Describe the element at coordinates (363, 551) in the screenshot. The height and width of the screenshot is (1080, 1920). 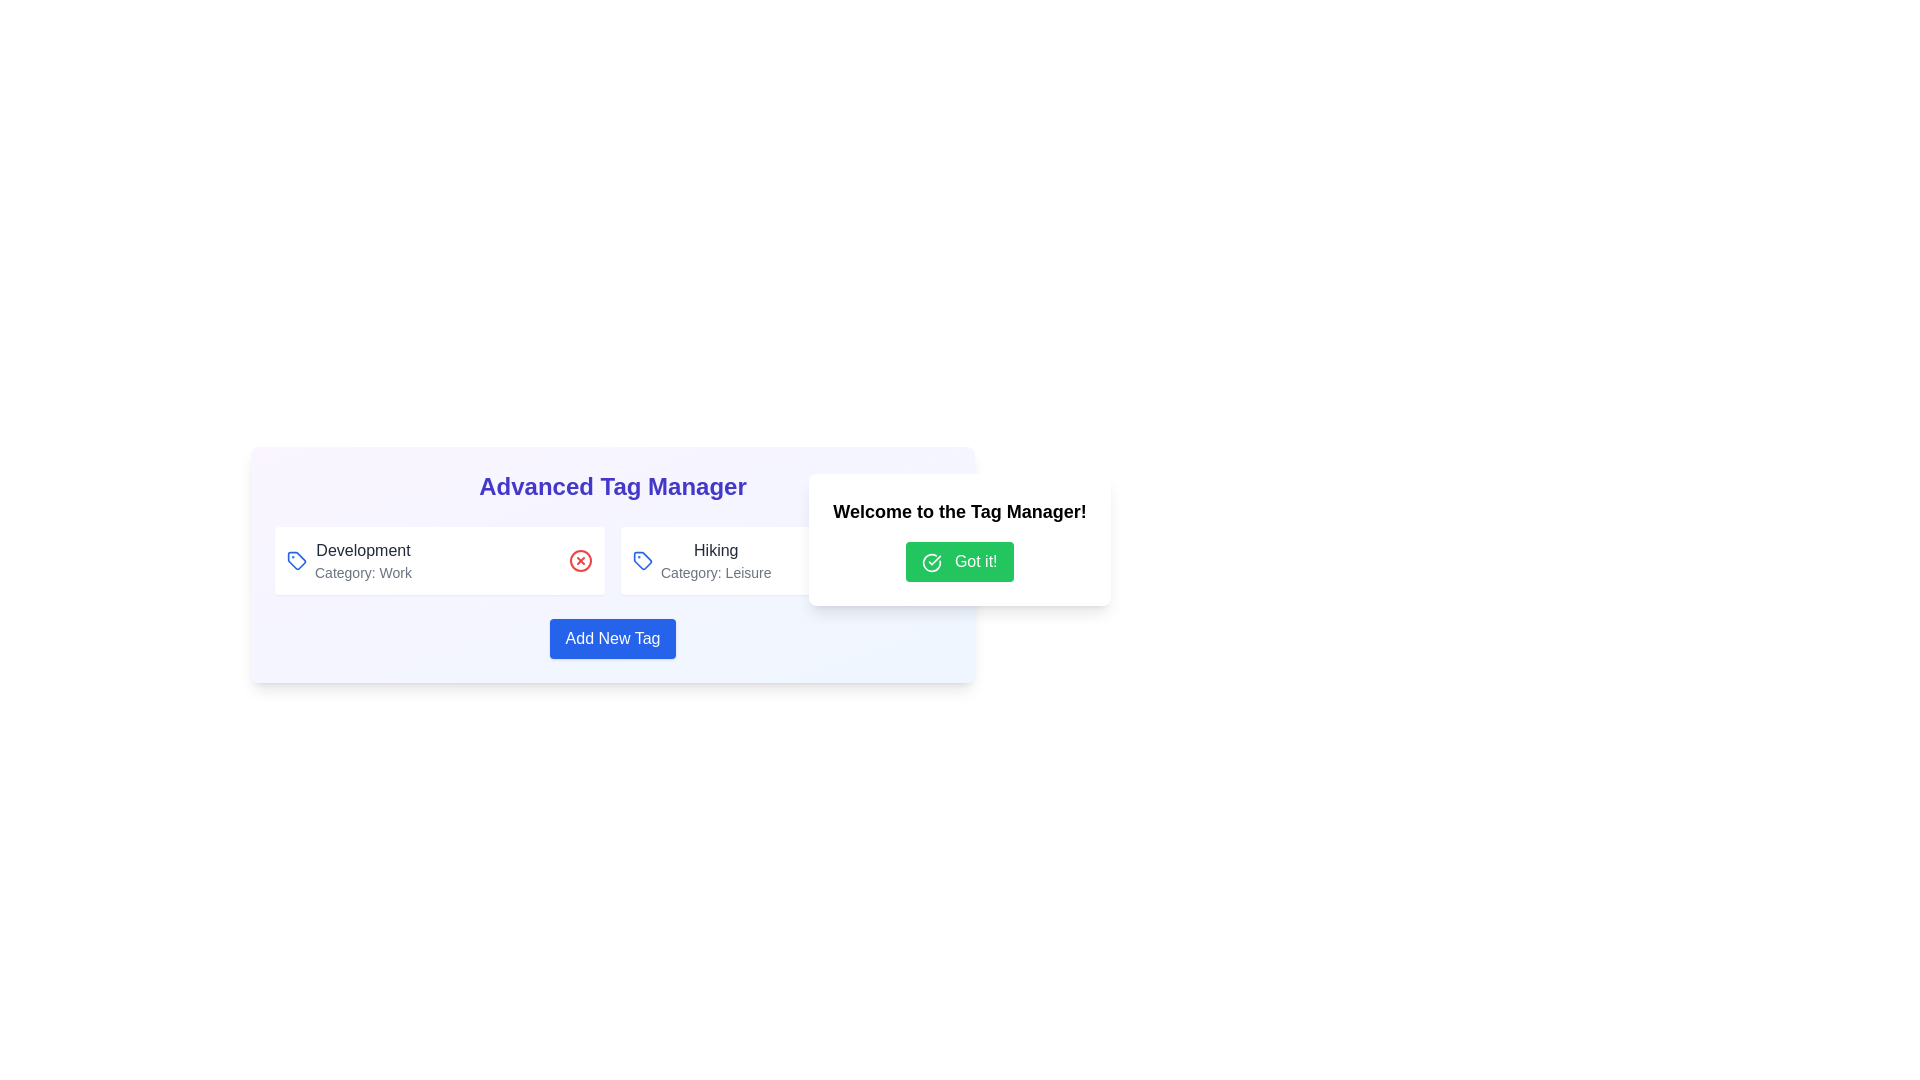
I see `the text label displaying 'Development' which is aligned to the left within a light-colored rectangular card in the 'Advanced Tag Manager' interface` at that location.